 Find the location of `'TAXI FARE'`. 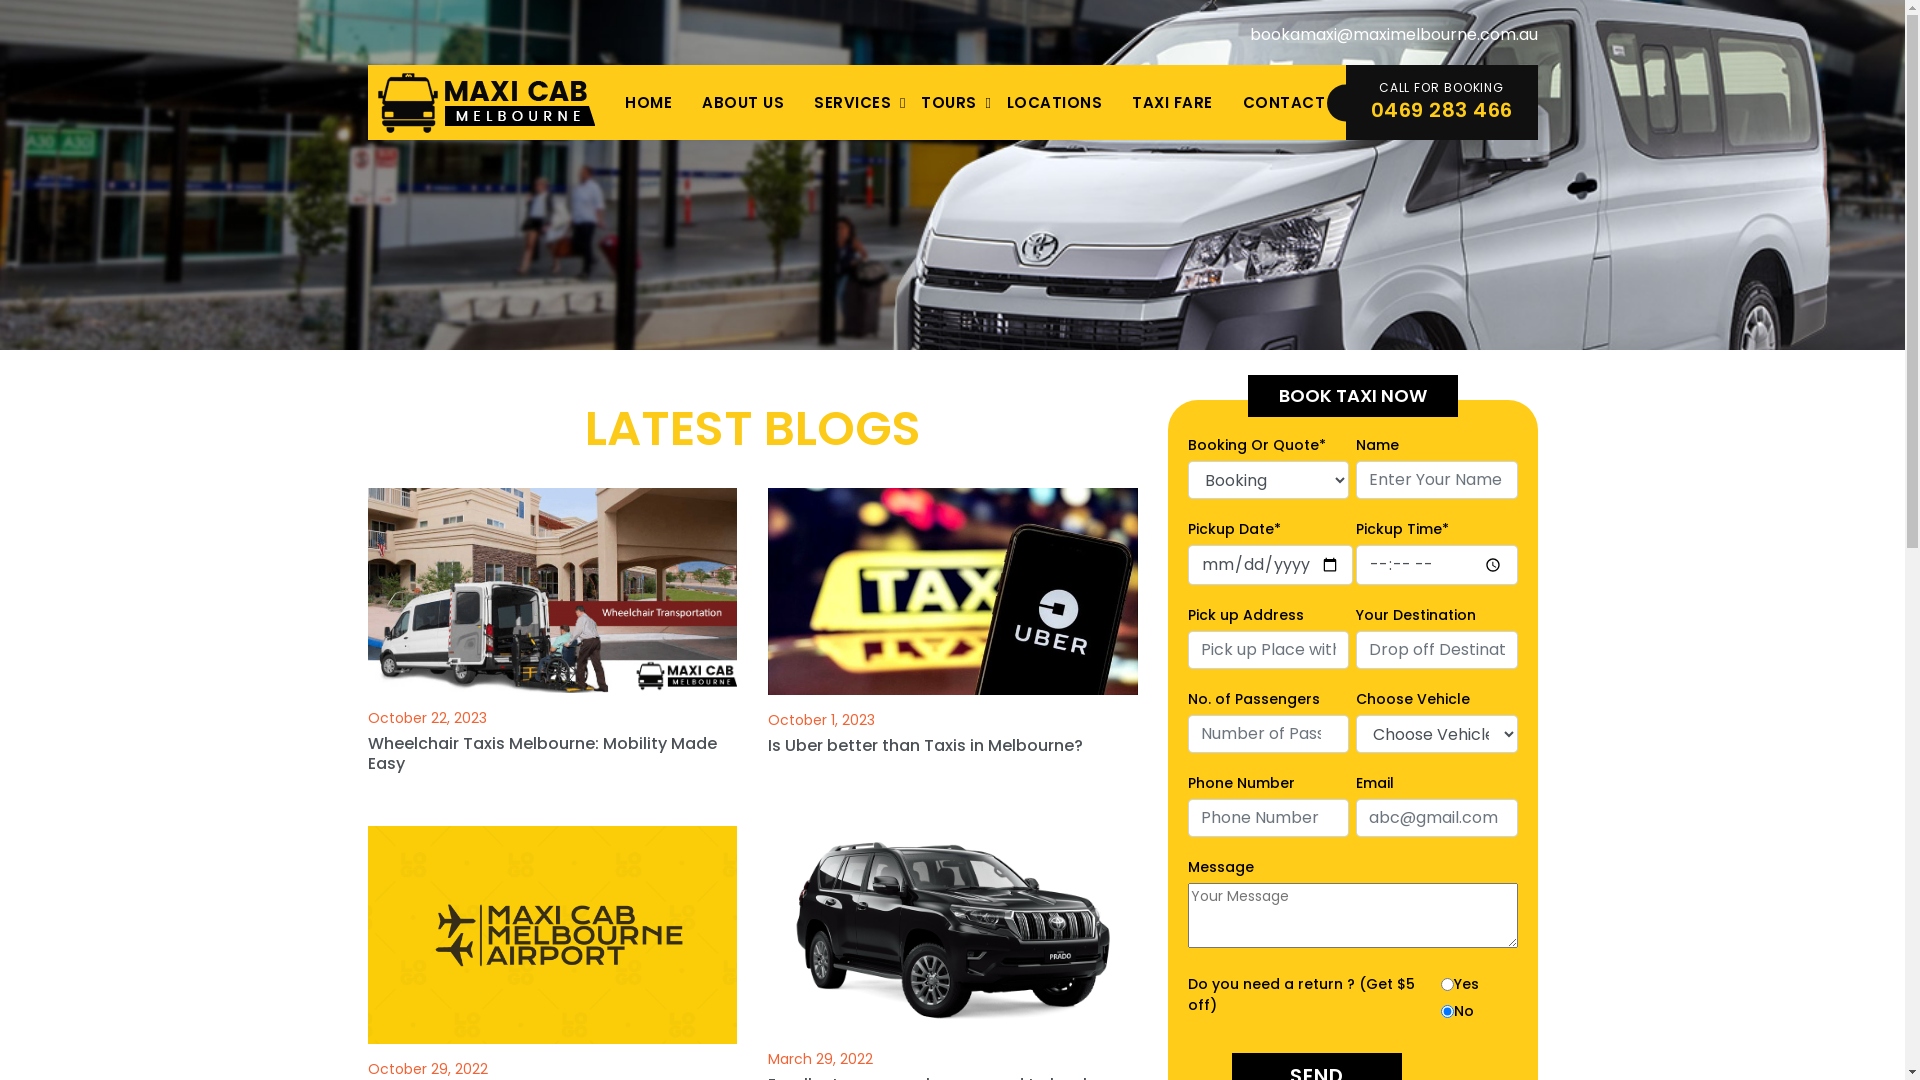

'TAXI FARE' is located at coordinates (1172, 102).